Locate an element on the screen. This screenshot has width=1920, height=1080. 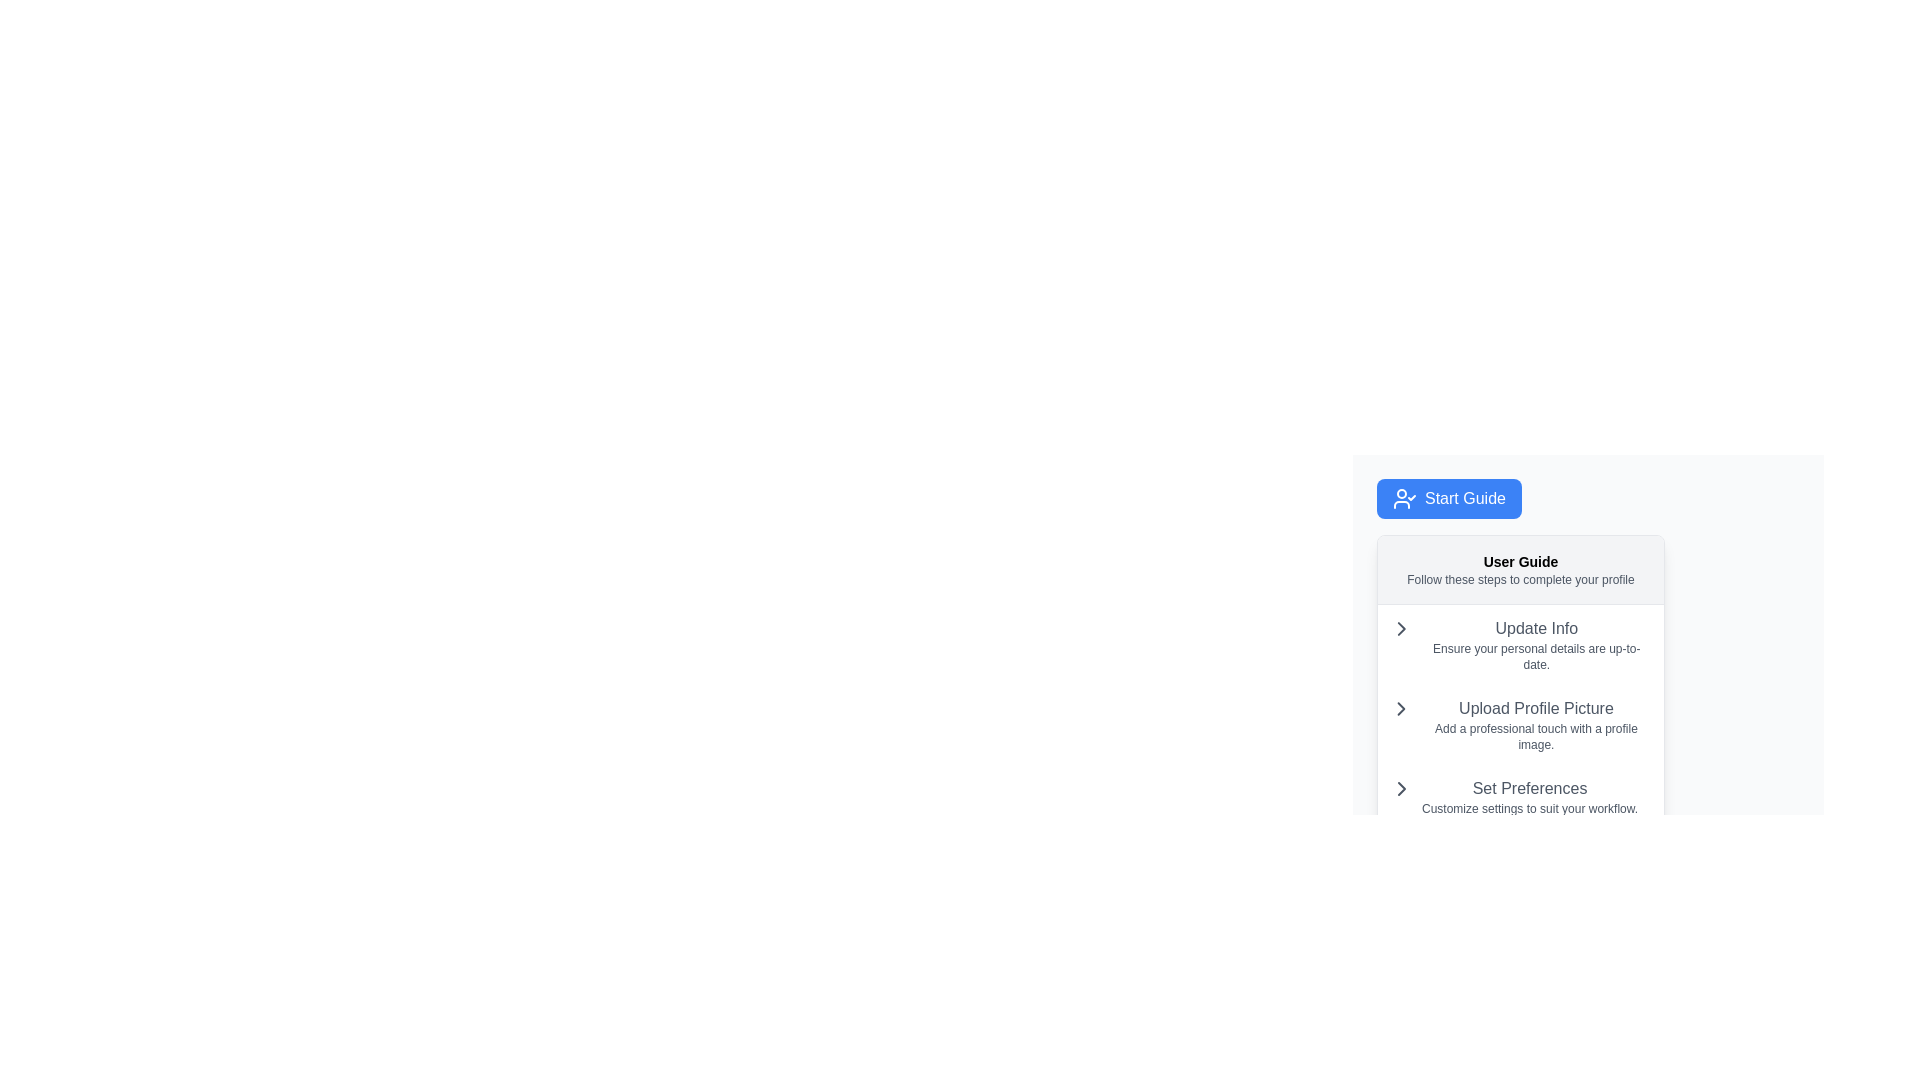
the Text Display element that shows 'Upload Profile Picture' in bold and 'Add a professional touch with a profile image' as subtext, located in the vertical list on the right side of the interface is located at coordinates (1535, 725).